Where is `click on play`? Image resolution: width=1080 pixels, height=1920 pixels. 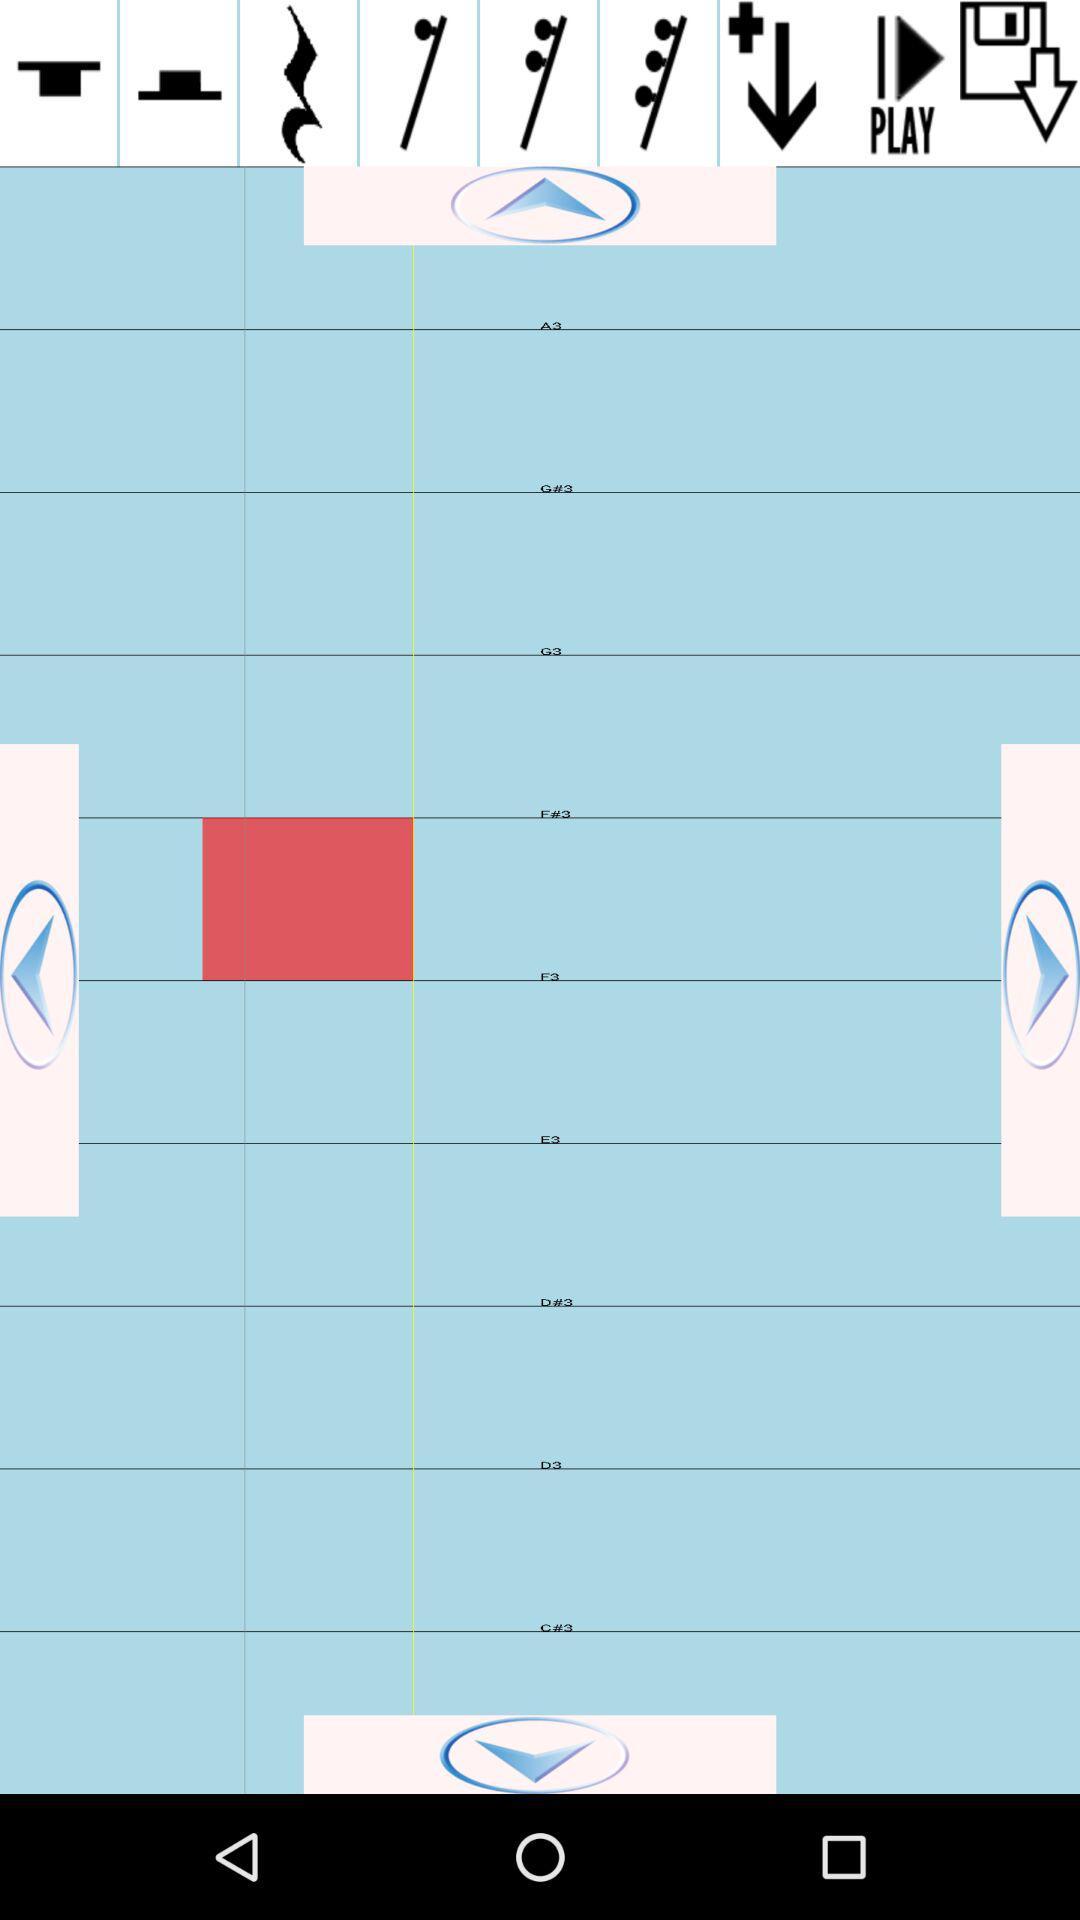 click on play is located at coordinates (898, 82).